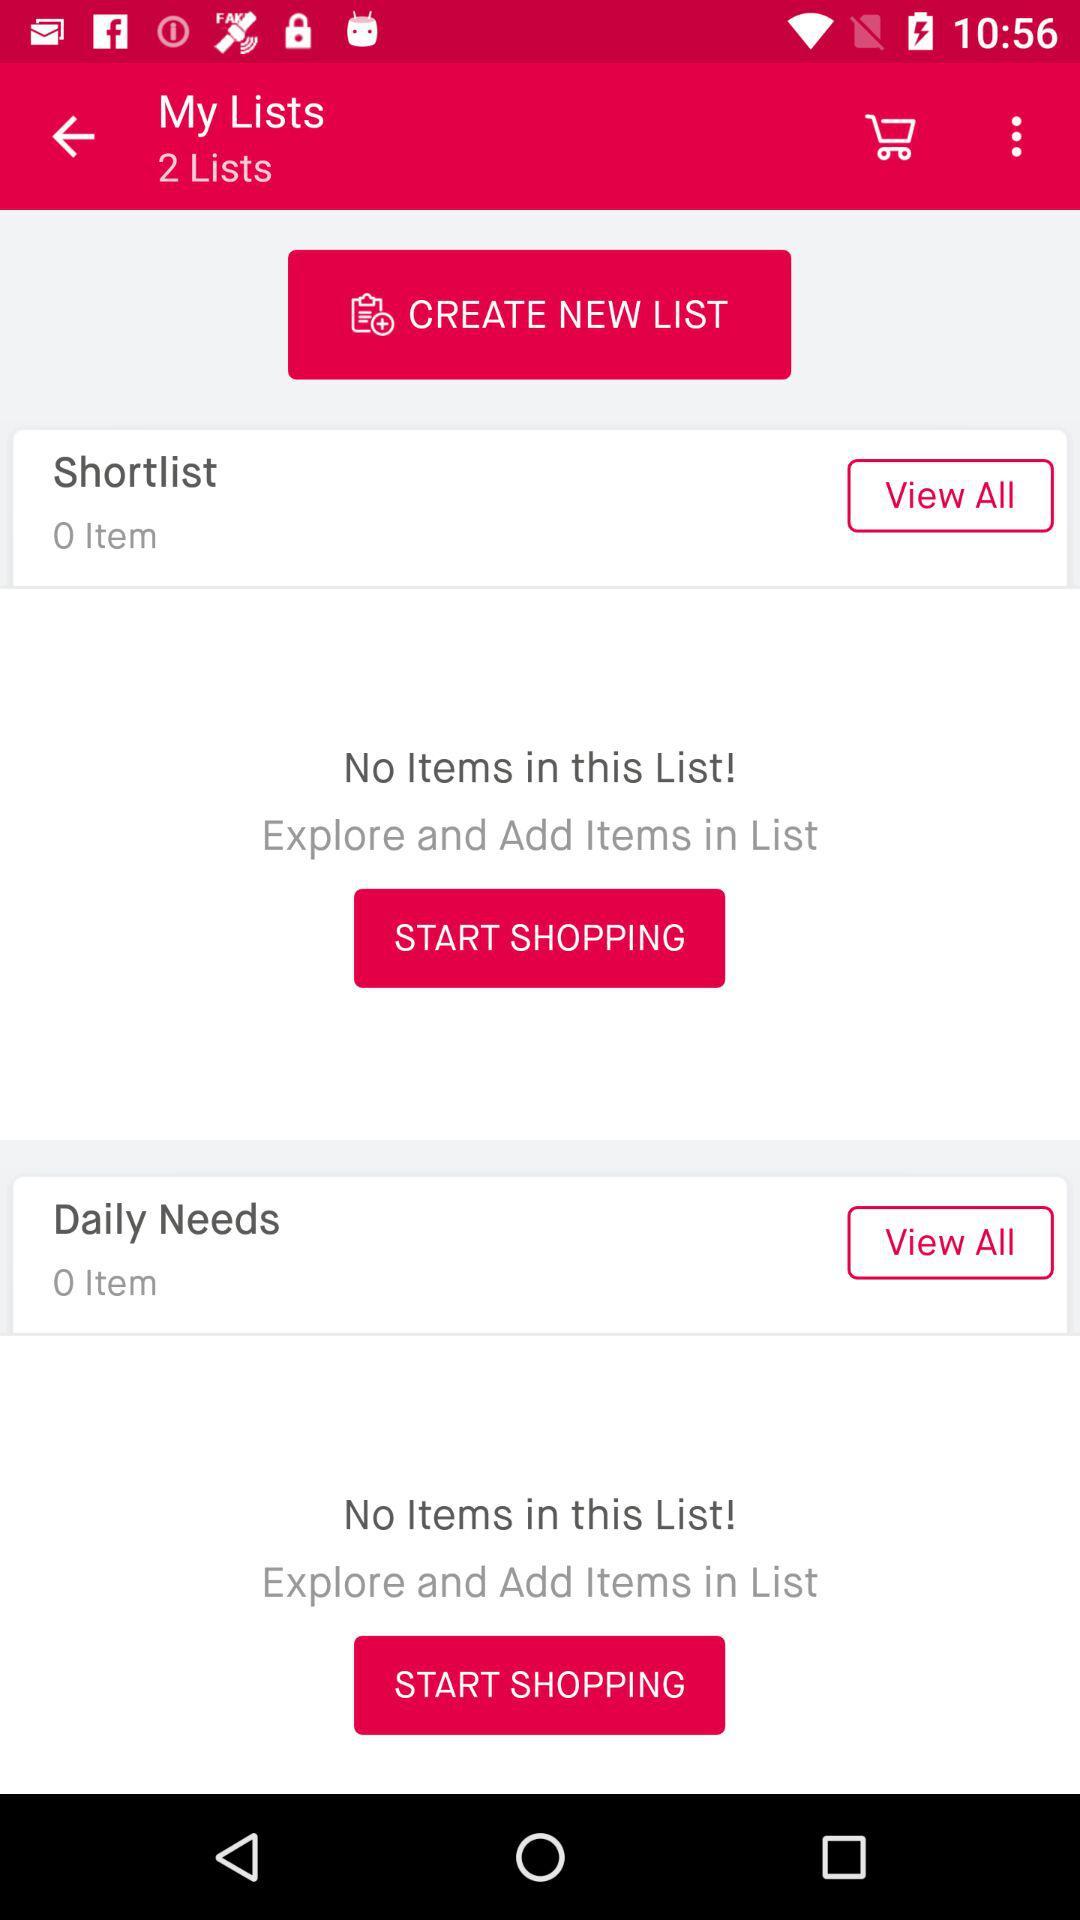  I want to click on the icon below my lists, so click(538, 313).